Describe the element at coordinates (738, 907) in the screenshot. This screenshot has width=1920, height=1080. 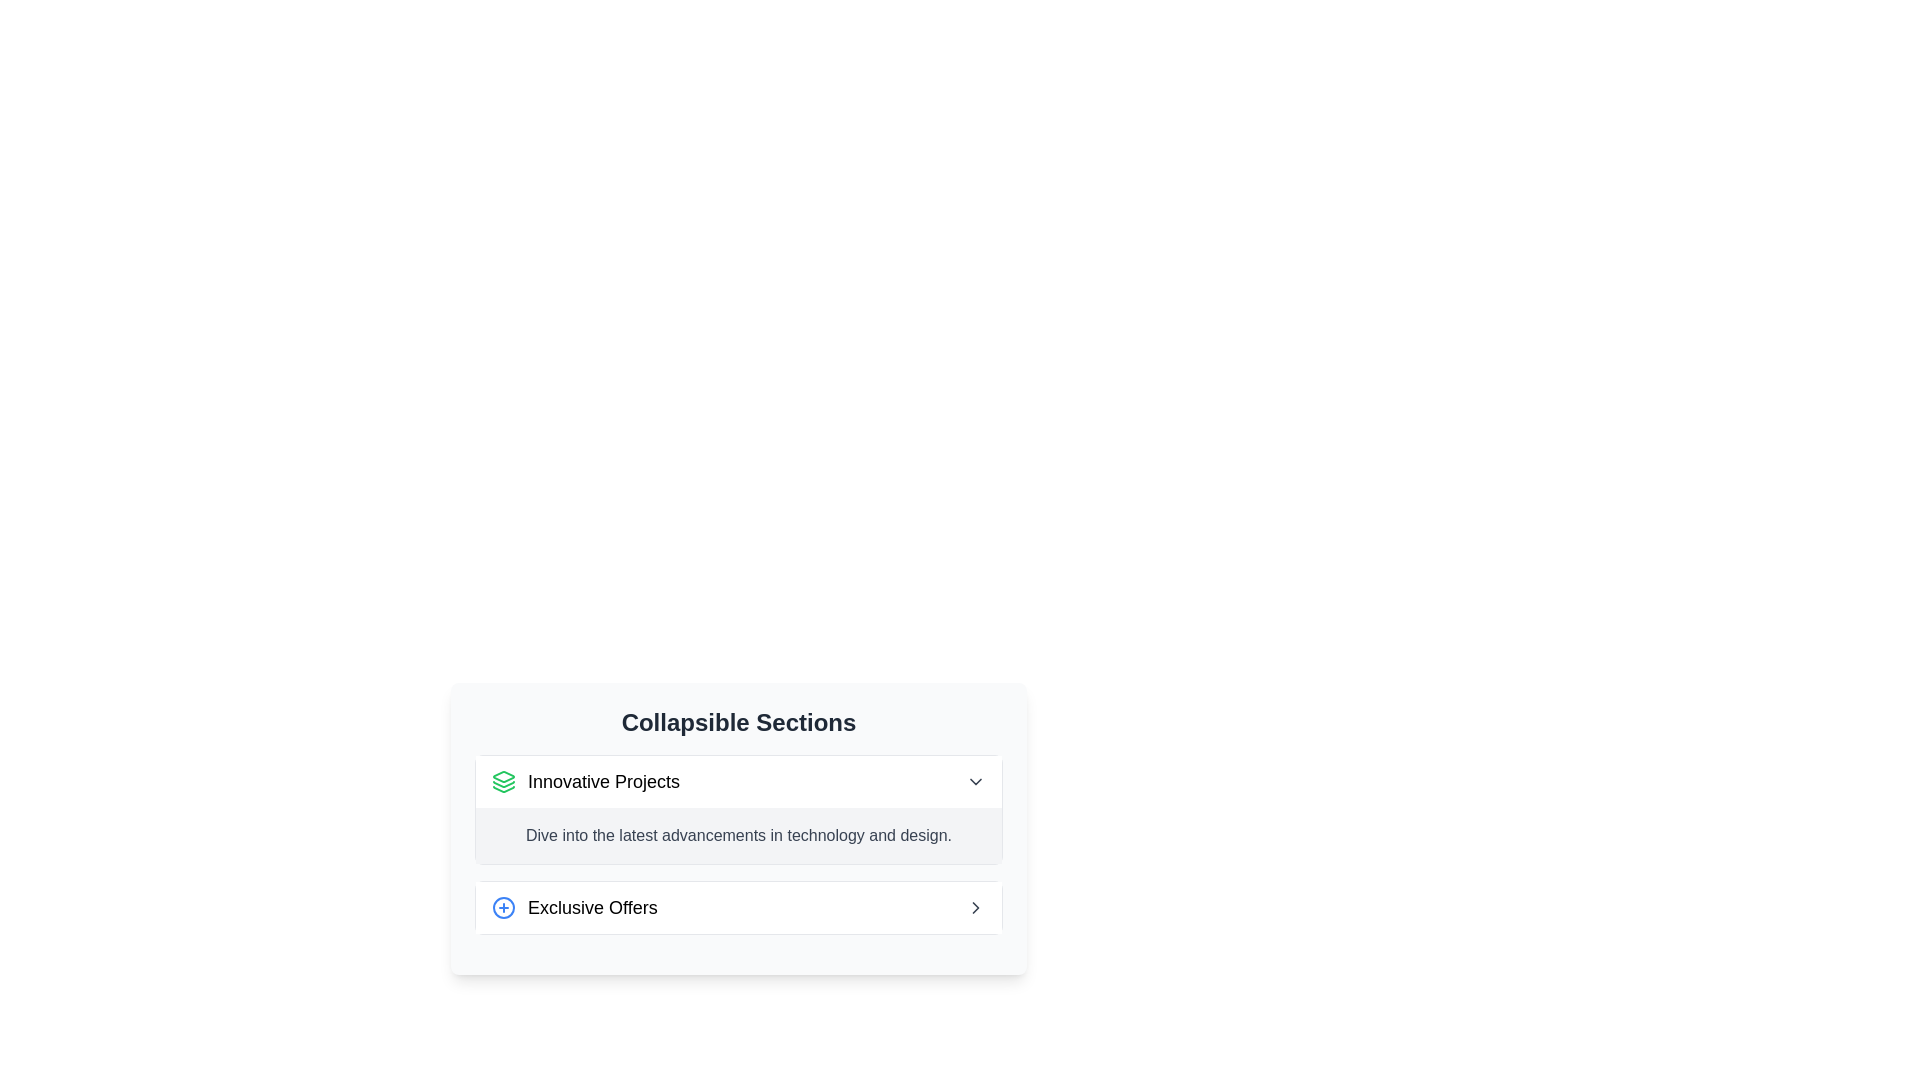
I see `the 'Exclusive Offers' button located below 'Innovative Projects' within the 'Collapsible Sections' section` at that location.